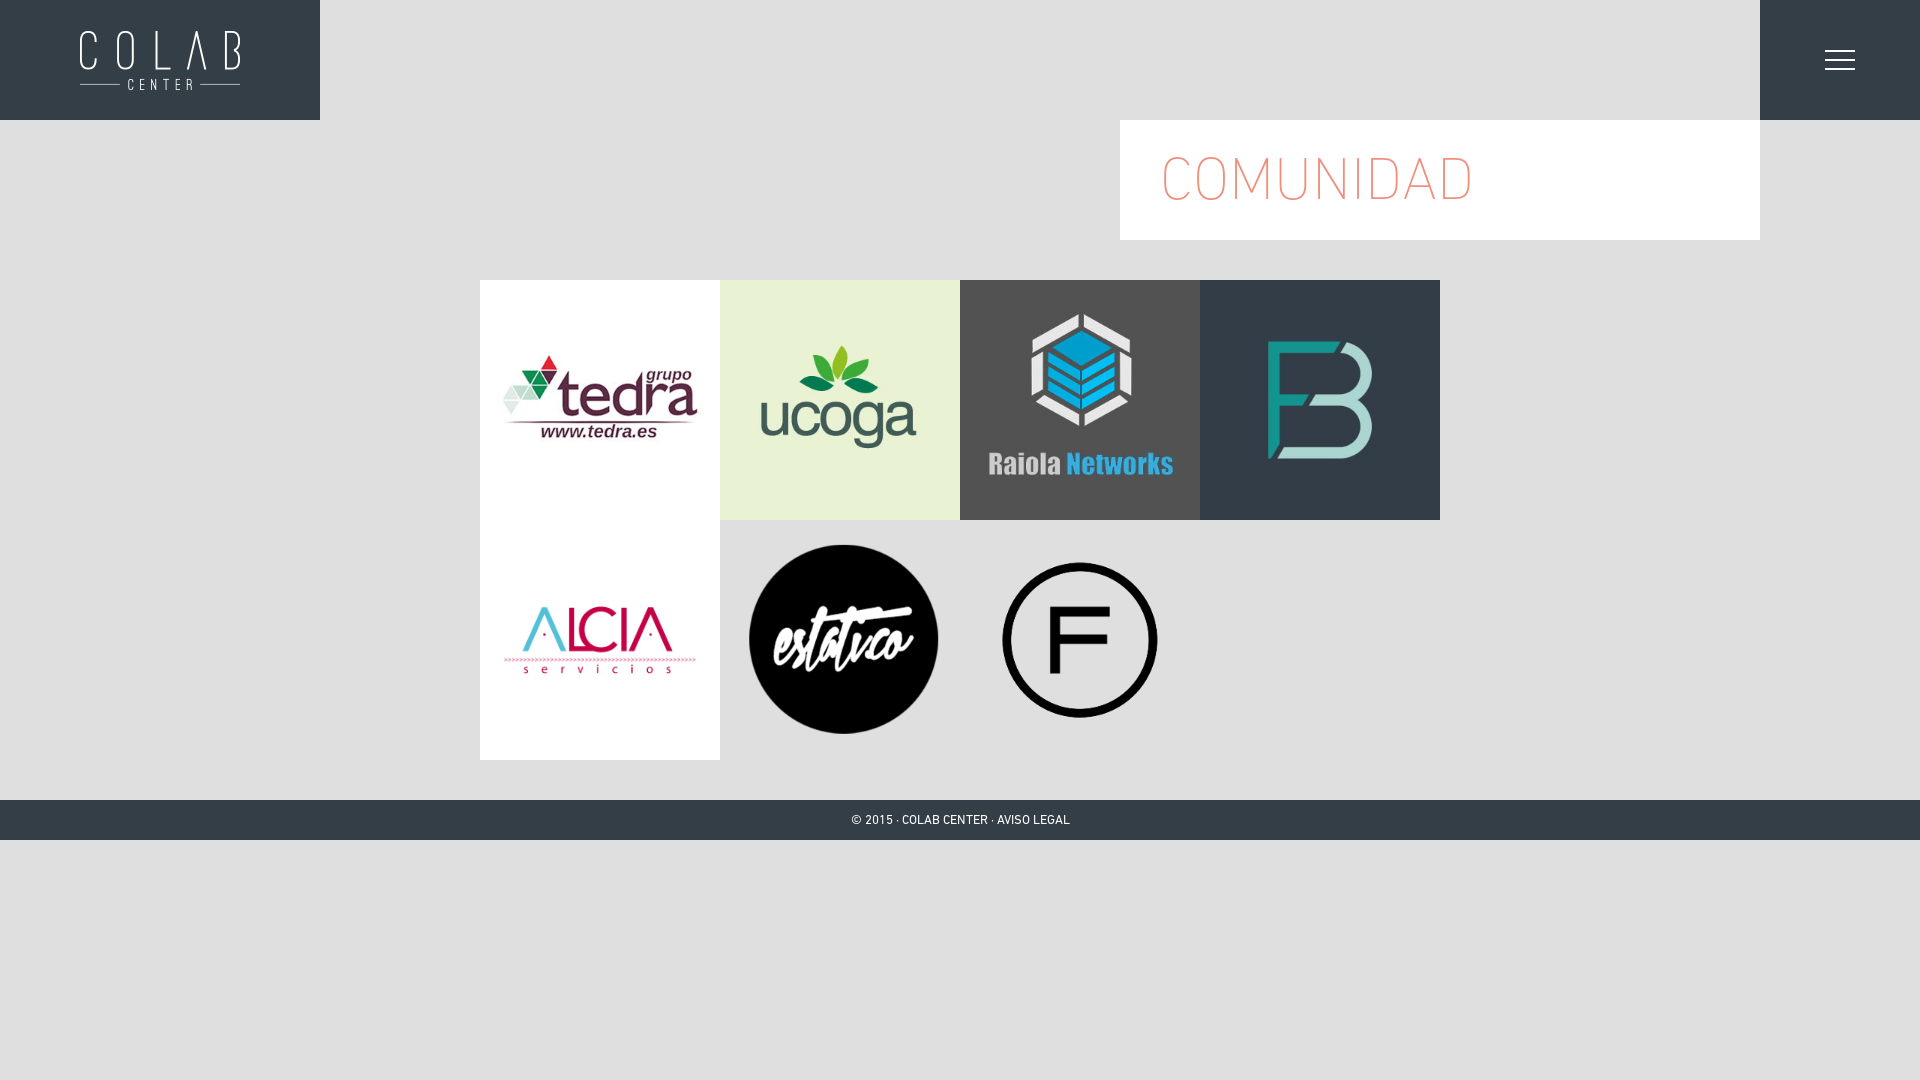  I want to click on 'AVISO LEGAL', so click(996, 820).